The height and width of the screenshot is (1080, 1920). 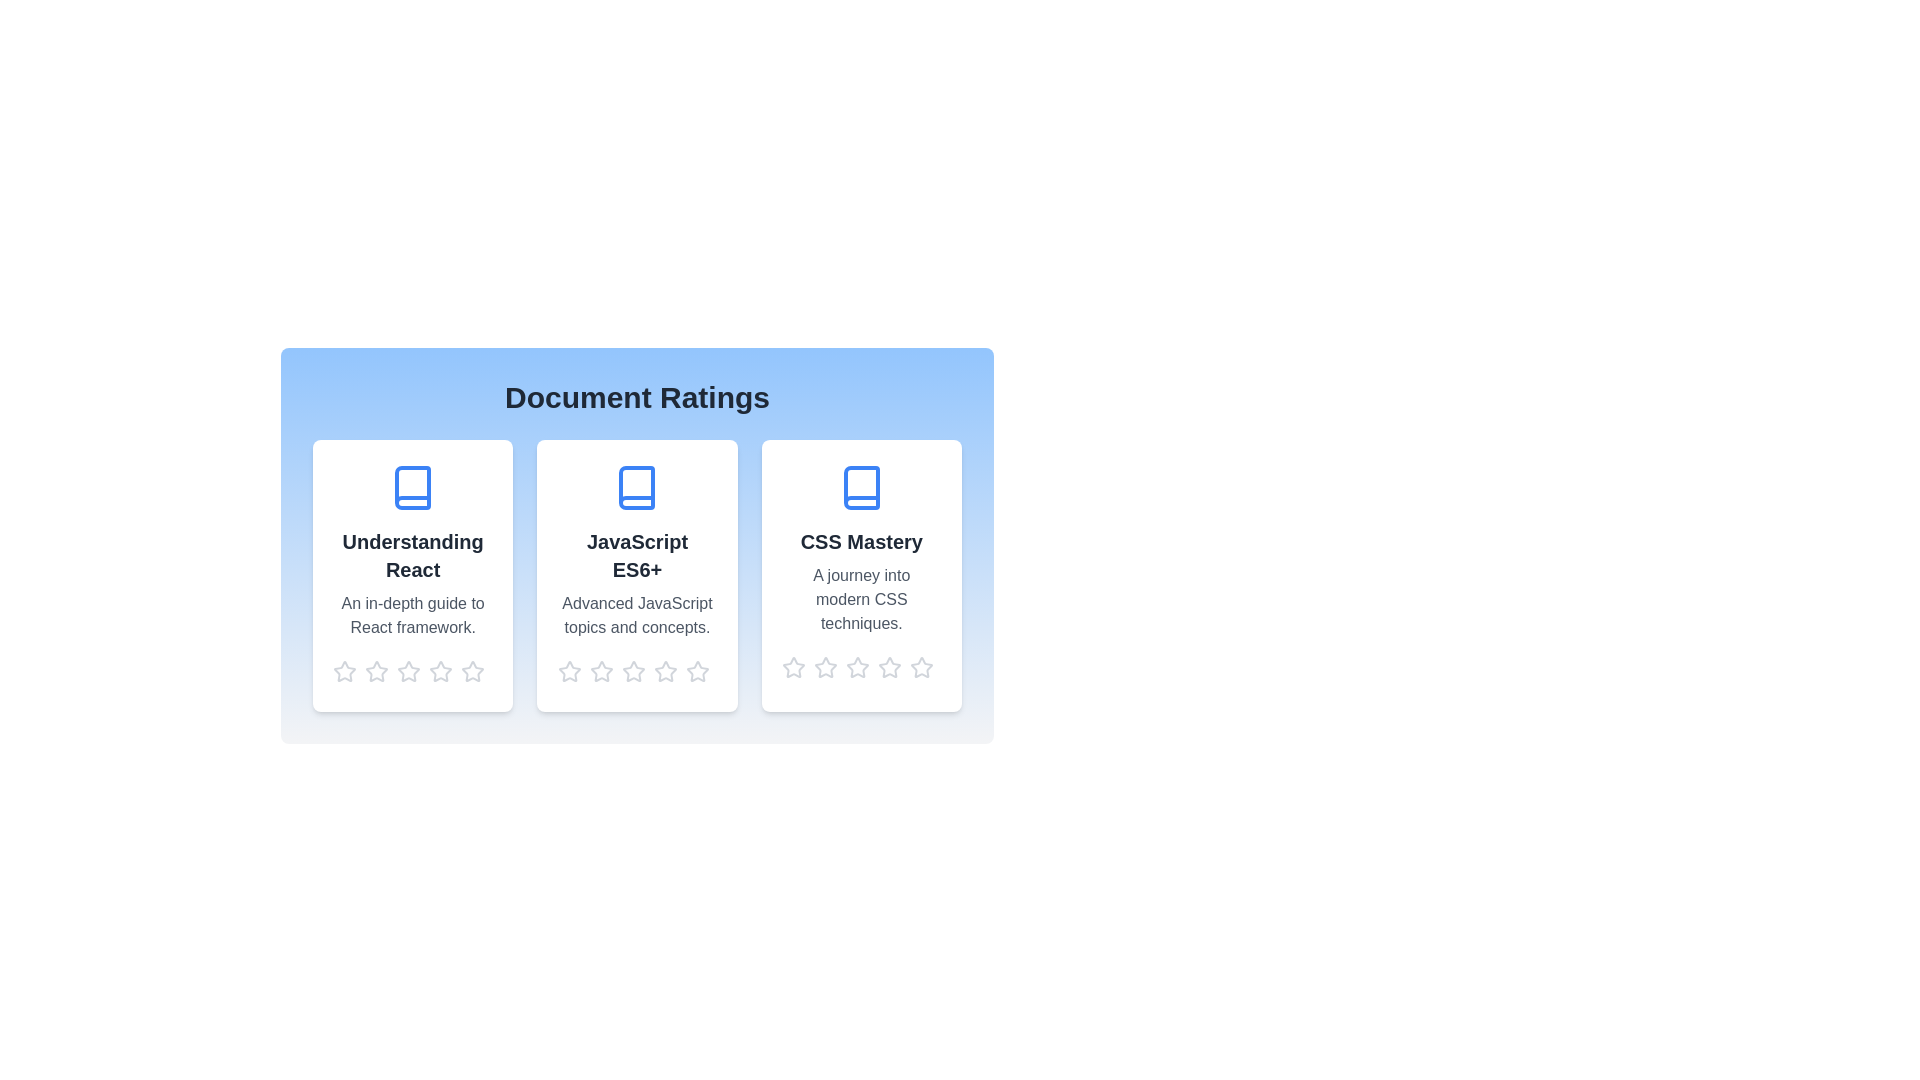 I want to click on the document icon for the document titled CSS Mastery, so click(x=861, y=488).